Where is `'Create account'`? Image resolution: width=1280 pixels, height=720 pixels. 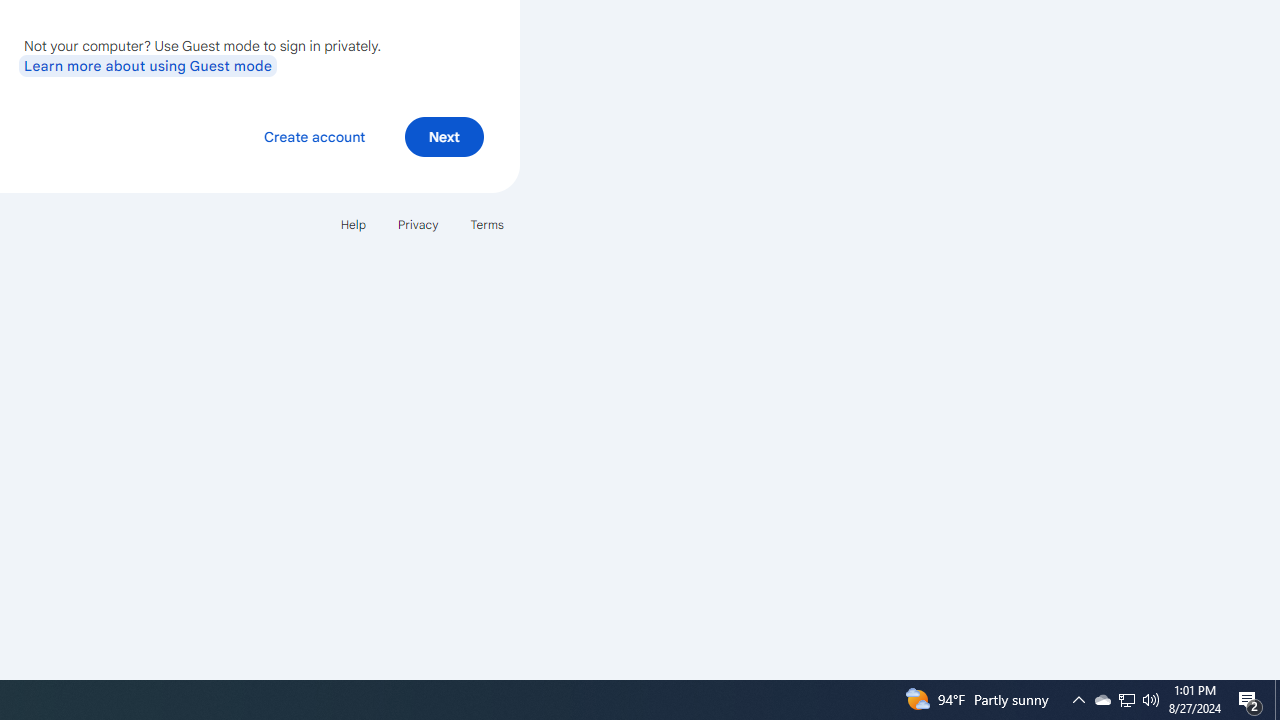 'Create account' is located at coordinates (313, 135).